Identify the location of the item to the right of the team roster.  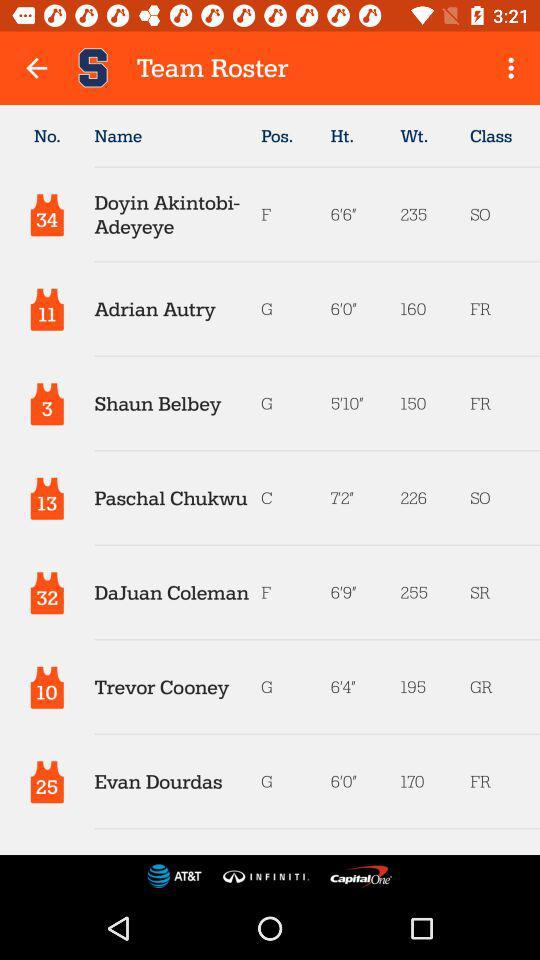
(513, 68).